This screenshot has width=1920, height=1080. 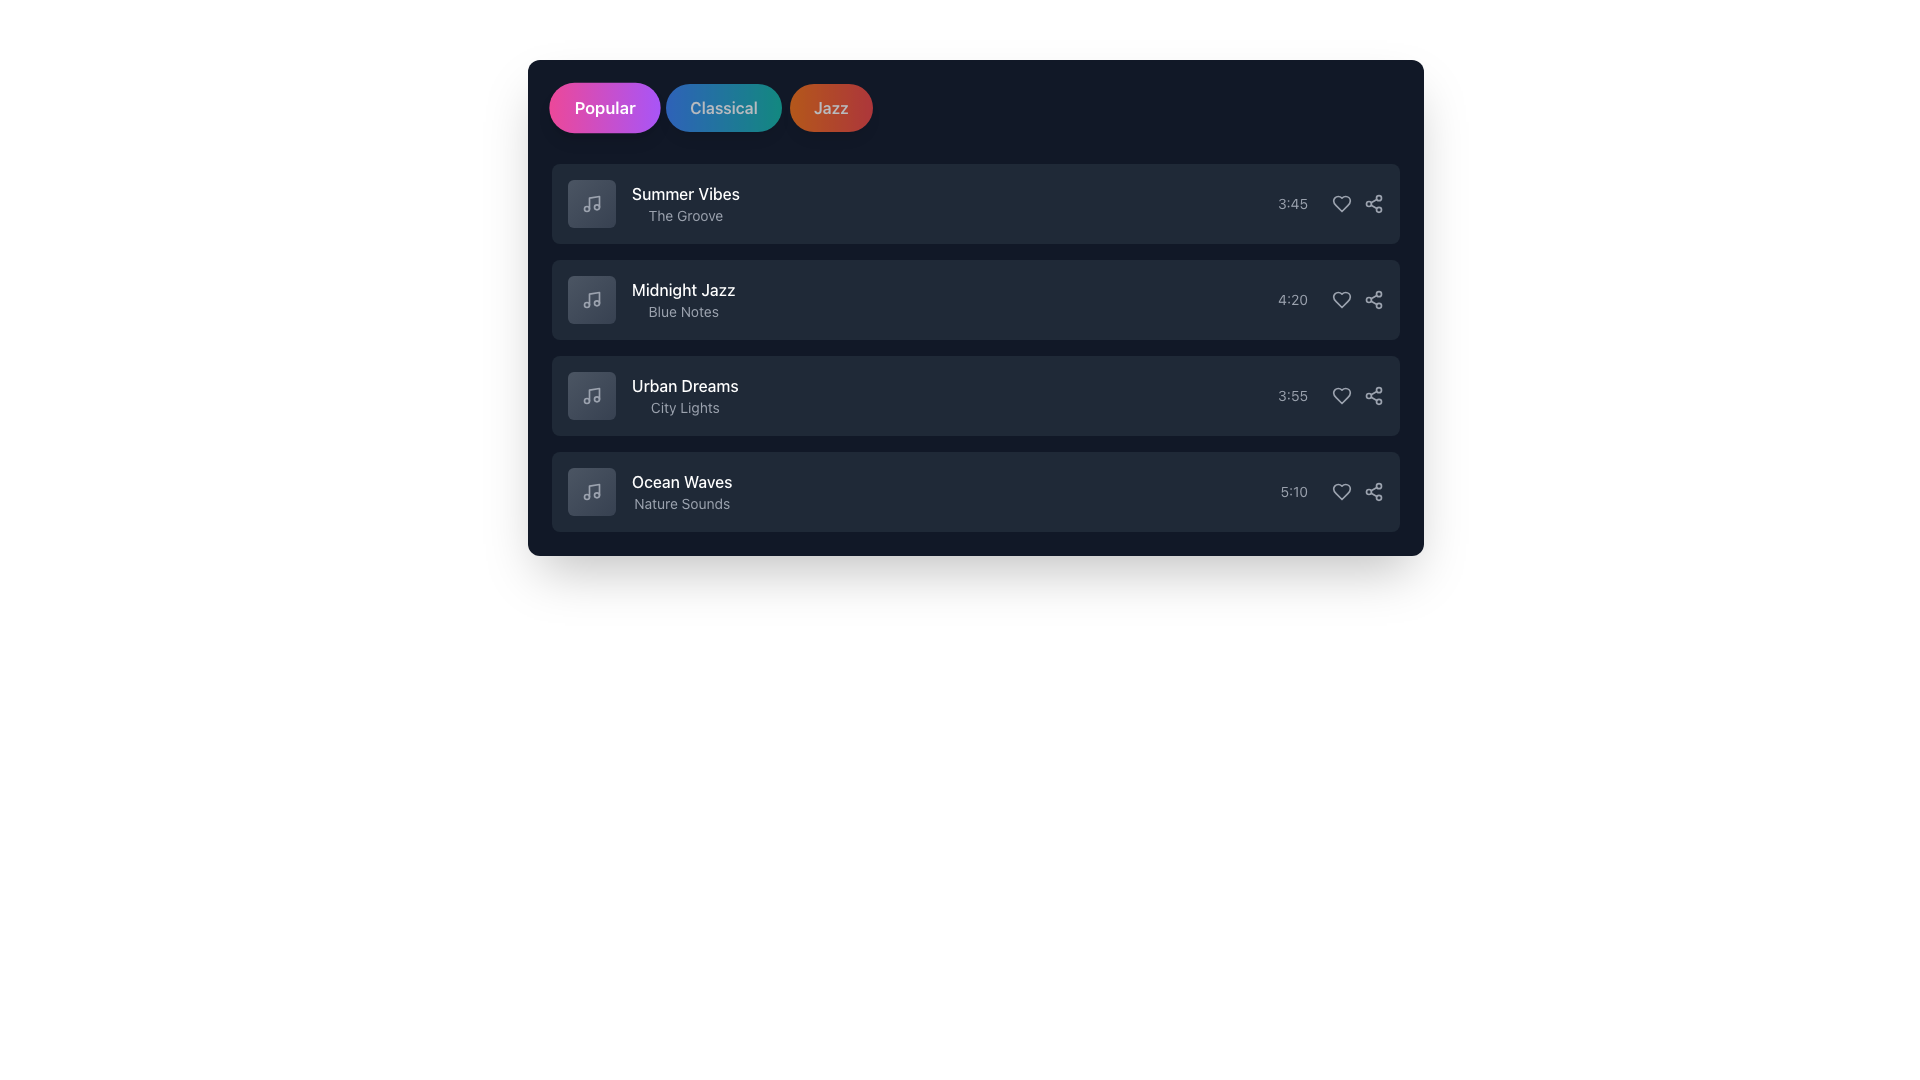 What do you see at coordinates (1342, 300) in the screenshot?
I see `the heart icon button in the second row of the music track list, located between the duration and share icon, to favorite or like the music track` at bounding box center [1342, 300].